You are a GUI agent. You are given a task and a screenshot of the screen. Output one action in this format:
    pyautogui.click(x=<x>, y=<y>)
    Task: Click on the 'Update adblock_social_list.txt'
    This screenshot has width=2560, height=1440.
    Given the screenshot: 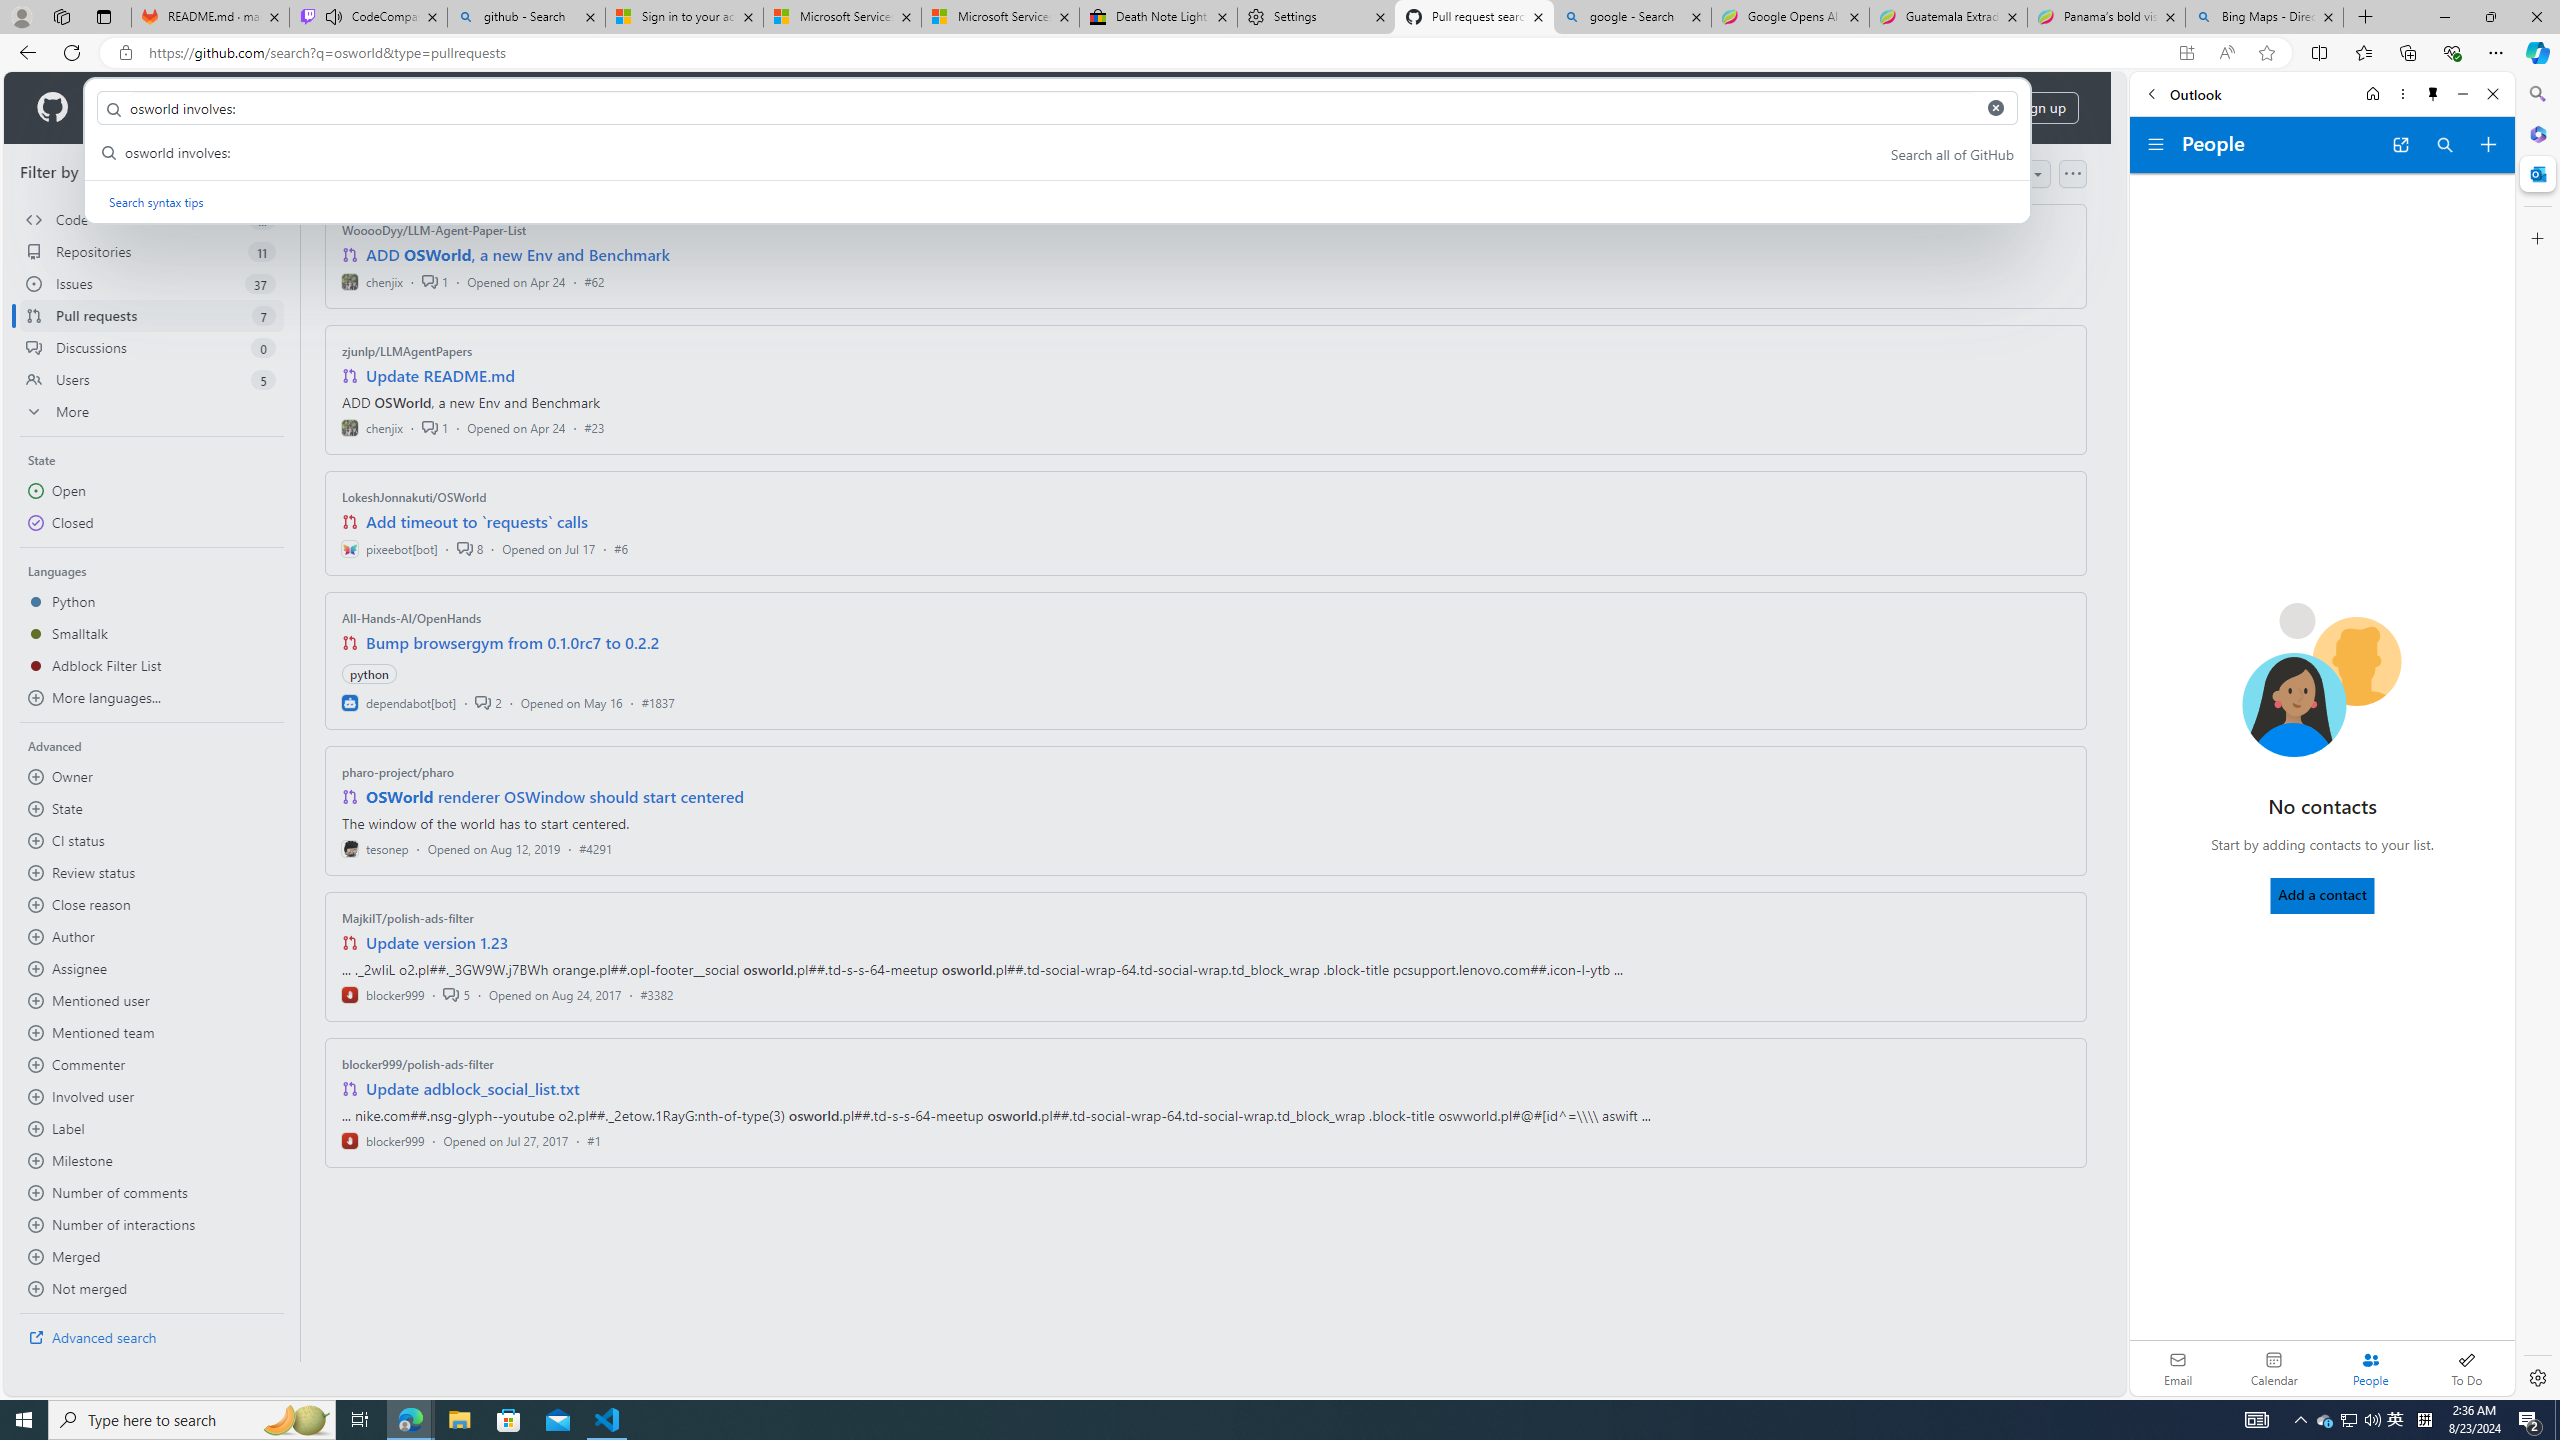 What is the action you would take?
    pyautogui.click(x=472, y=1088)
    